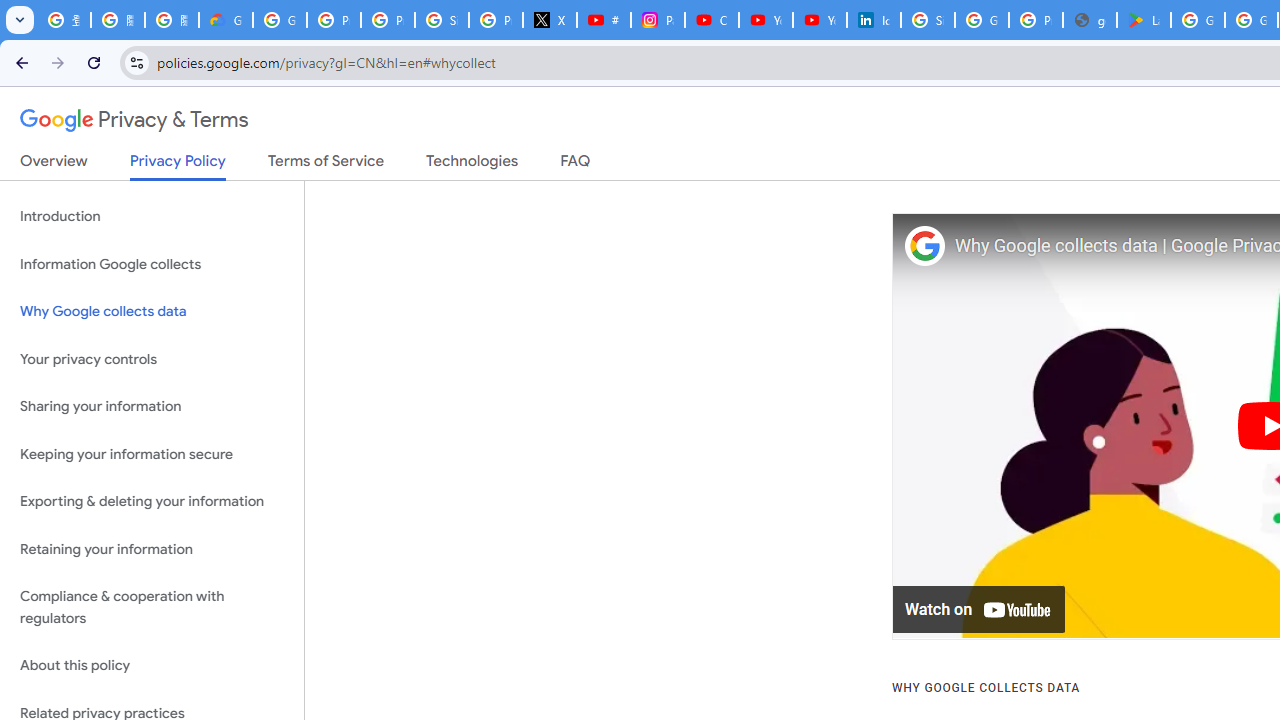 This screenshot has width=1280, height=720. What do you see at coordinates (874, 20) in the screenshot?
I see `'Identity verification via Persona | LinkedIn Help'` at bounding box center [874, 20].